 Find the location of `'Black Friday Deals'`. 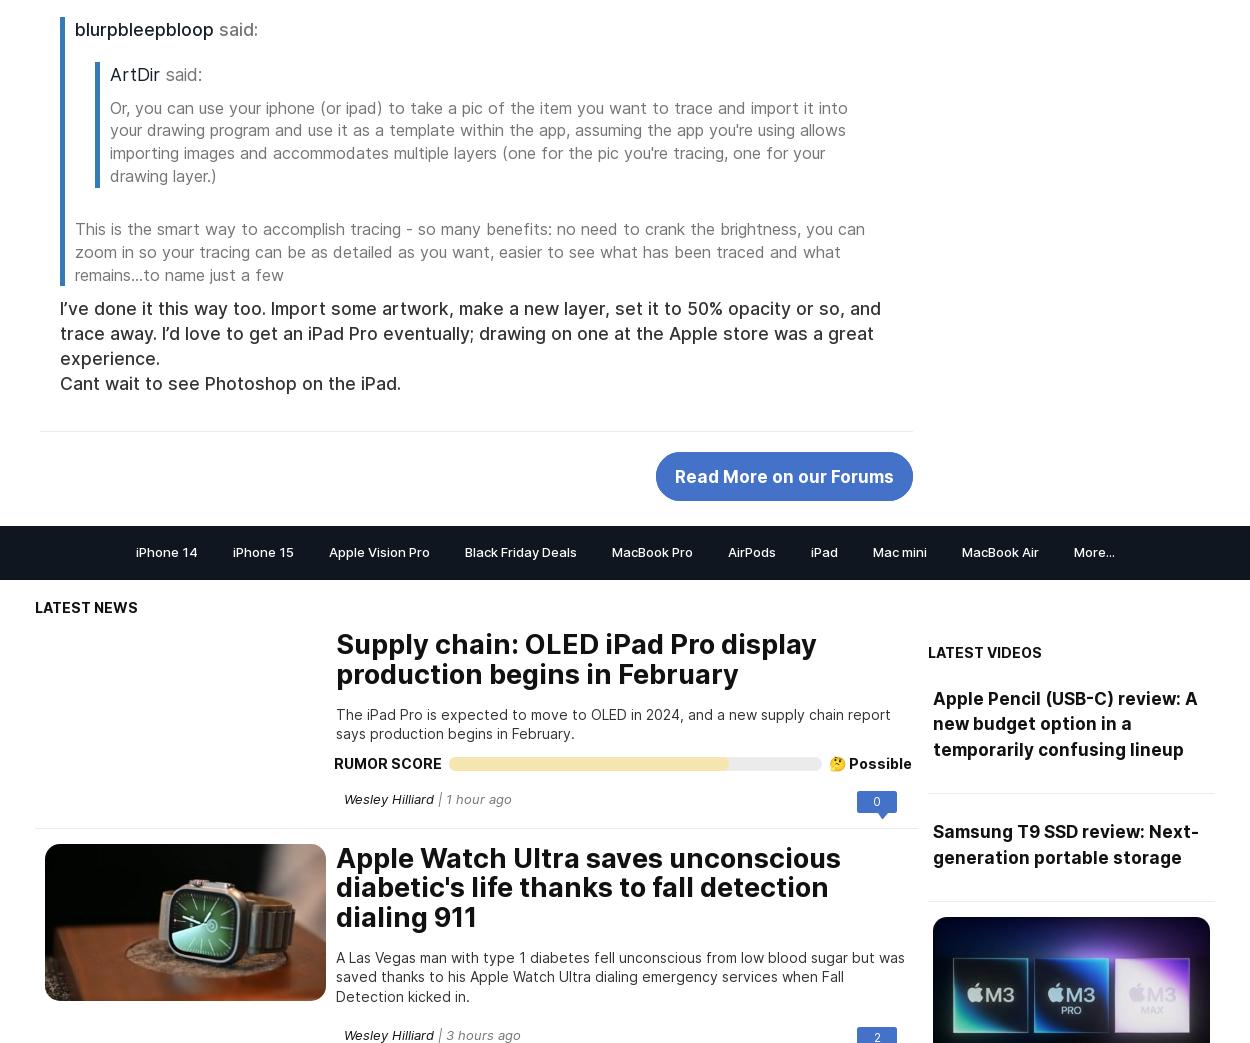

'Black Friday Deals' is located at coordinates (520, 551).